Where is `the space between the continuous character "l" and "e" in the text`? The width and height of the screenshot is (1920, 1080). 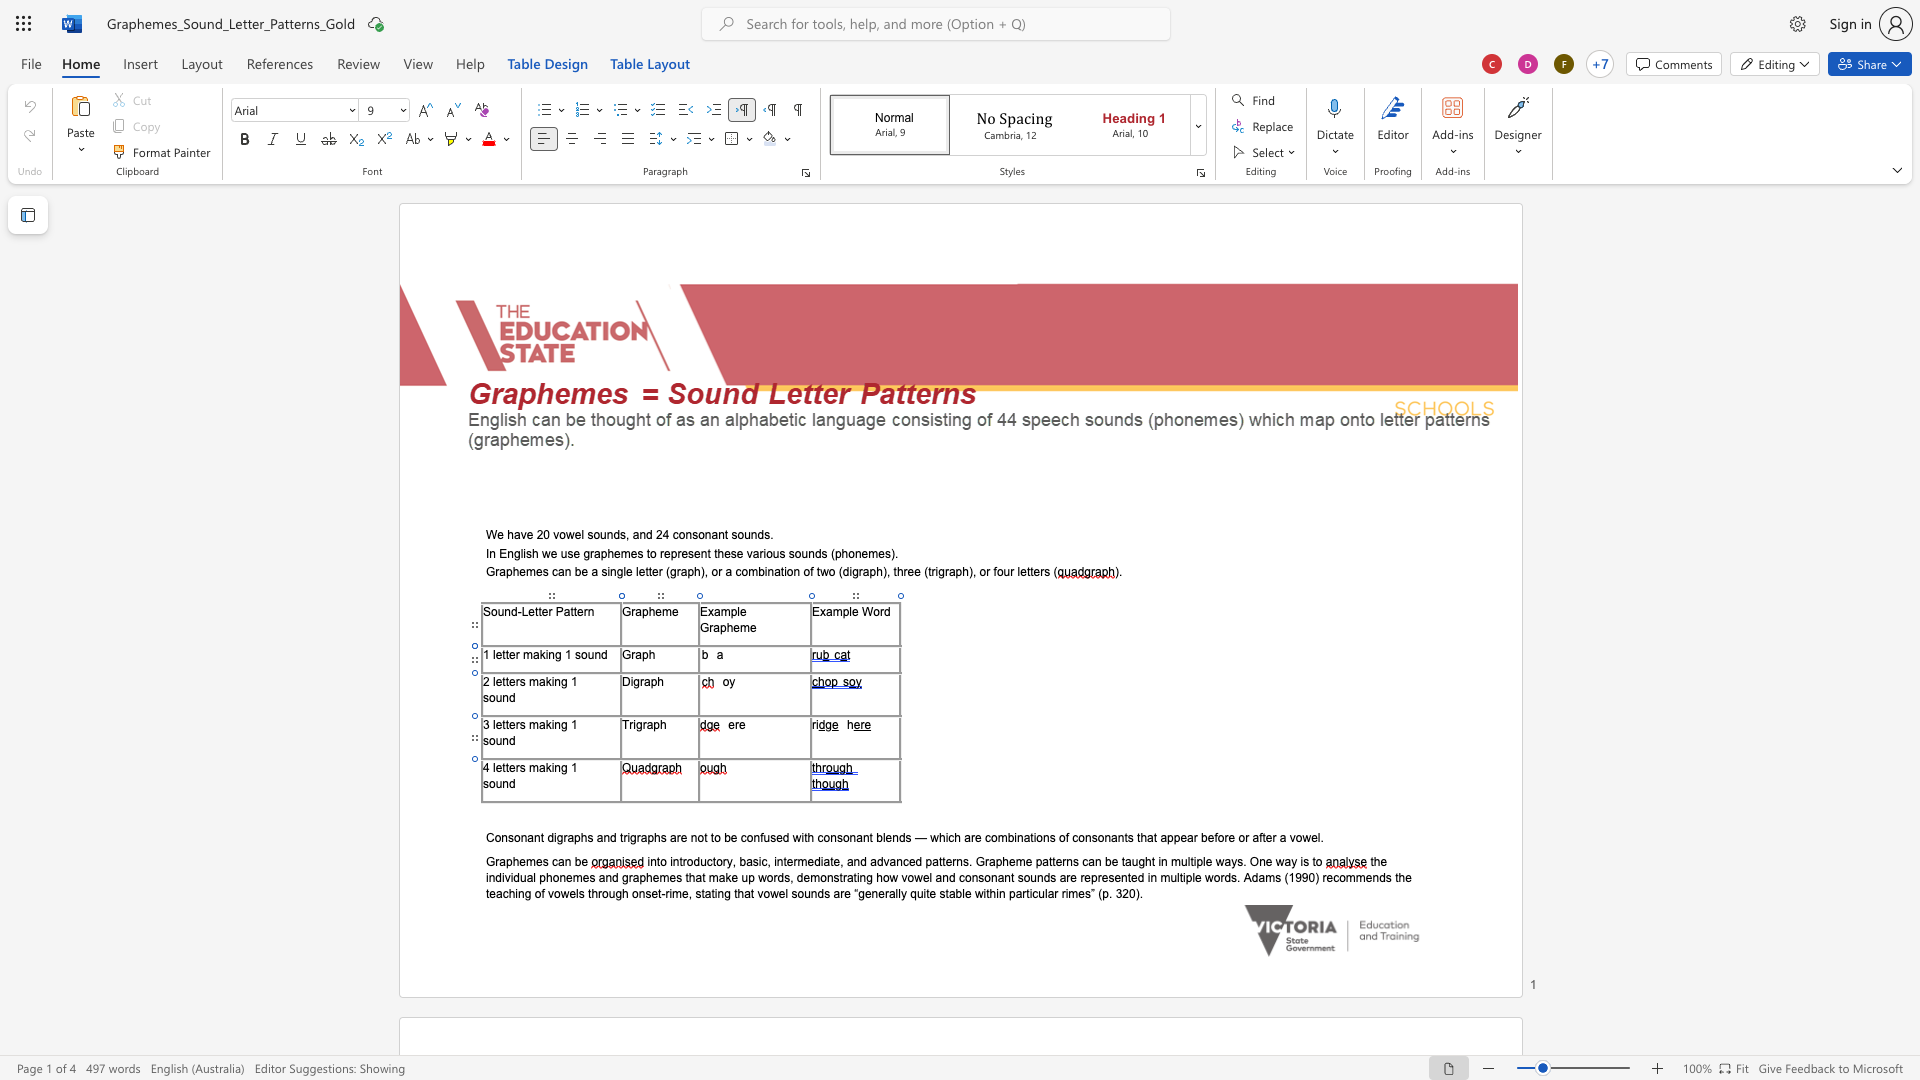 the space between the continuous character "l" and "e" in the text is located at coordinates (496, 766).